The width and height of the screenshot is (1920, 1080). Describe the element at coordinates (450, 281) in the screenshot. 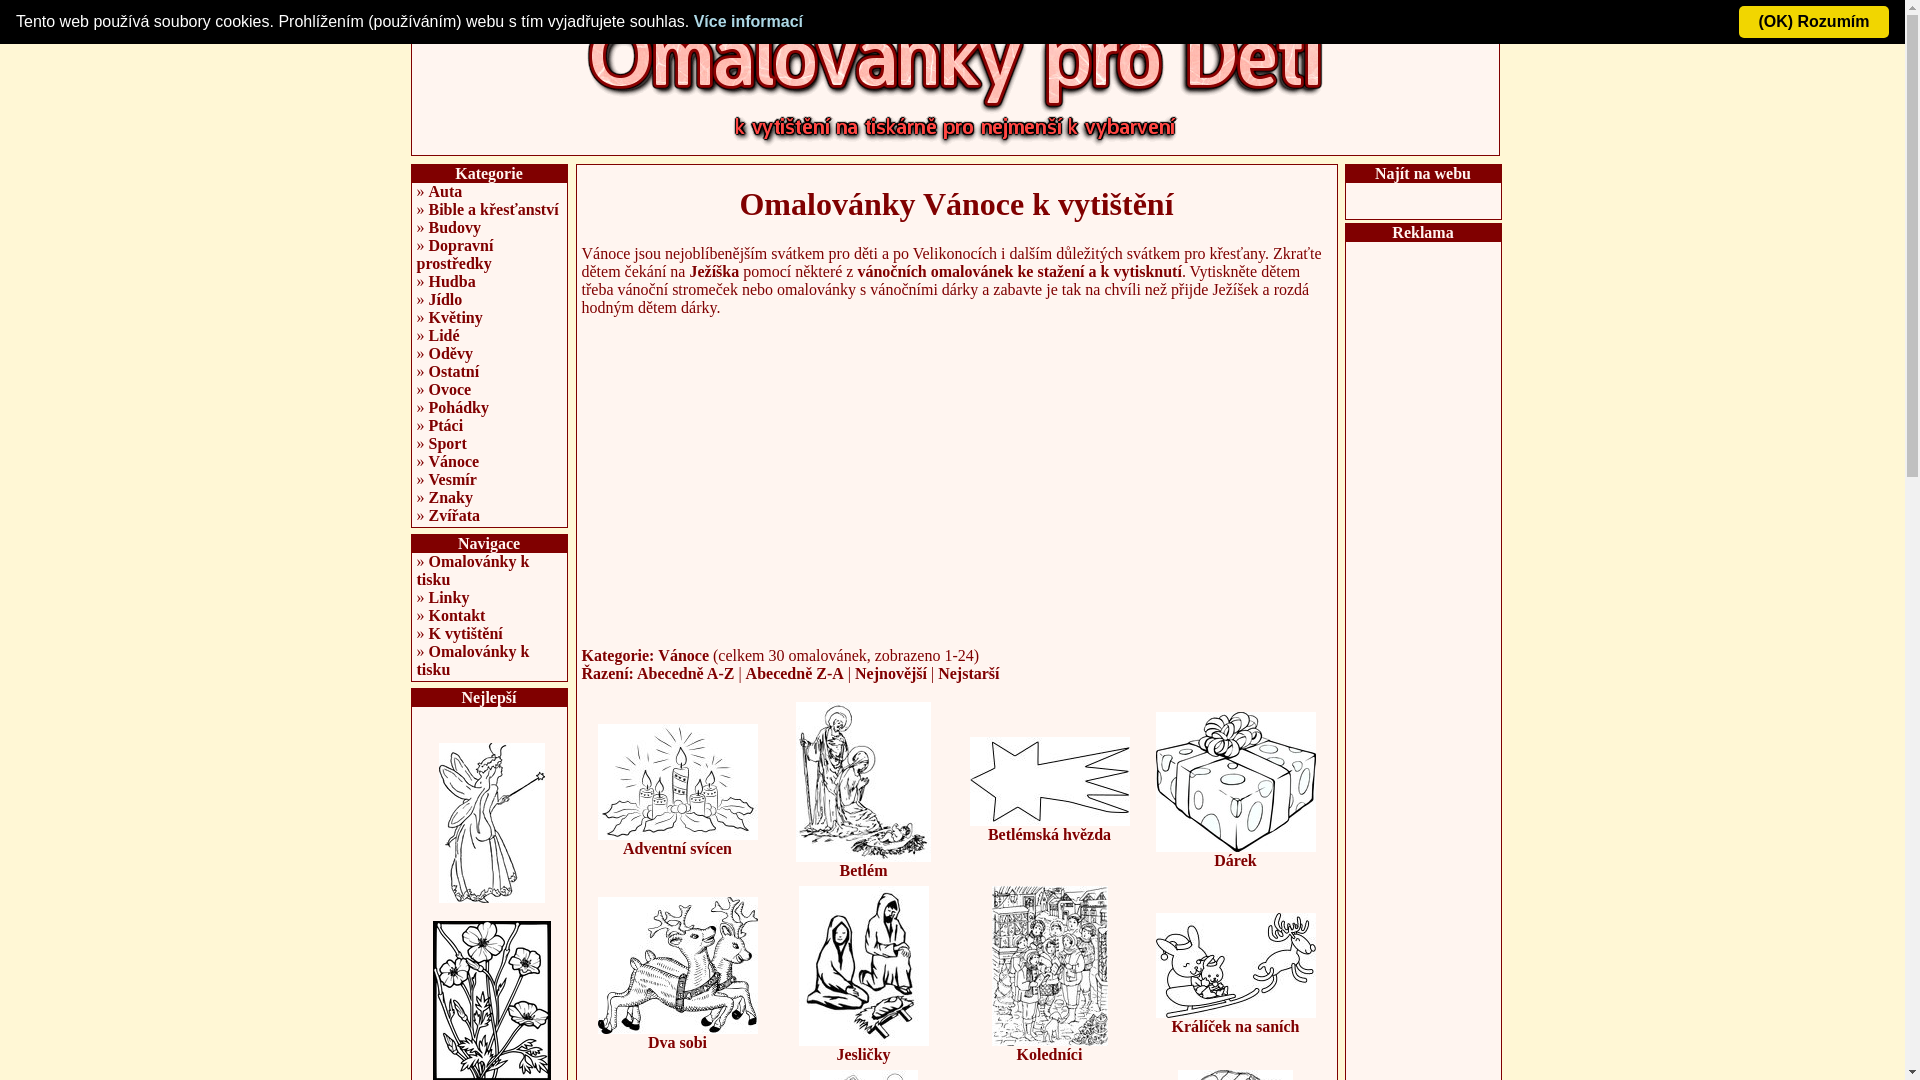

I see `'Hudba'` at that location.